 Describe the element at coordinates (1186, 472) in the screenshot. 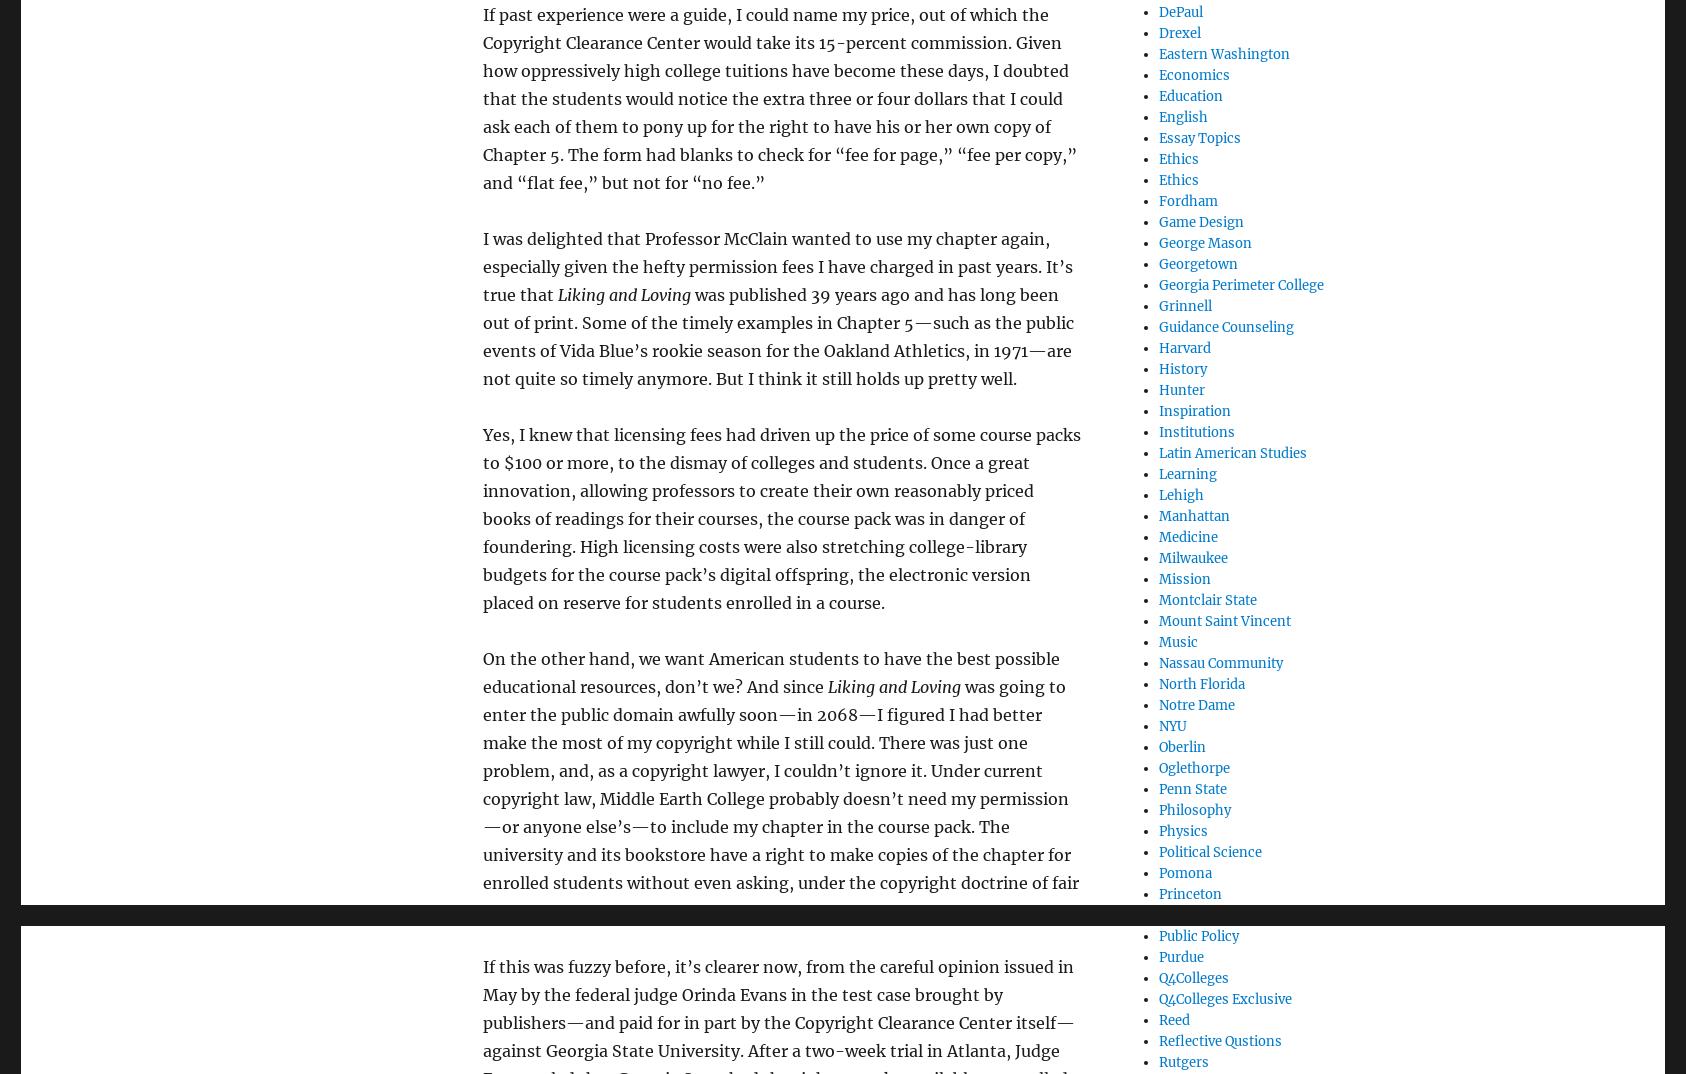

I see `'Learning'` at that location.